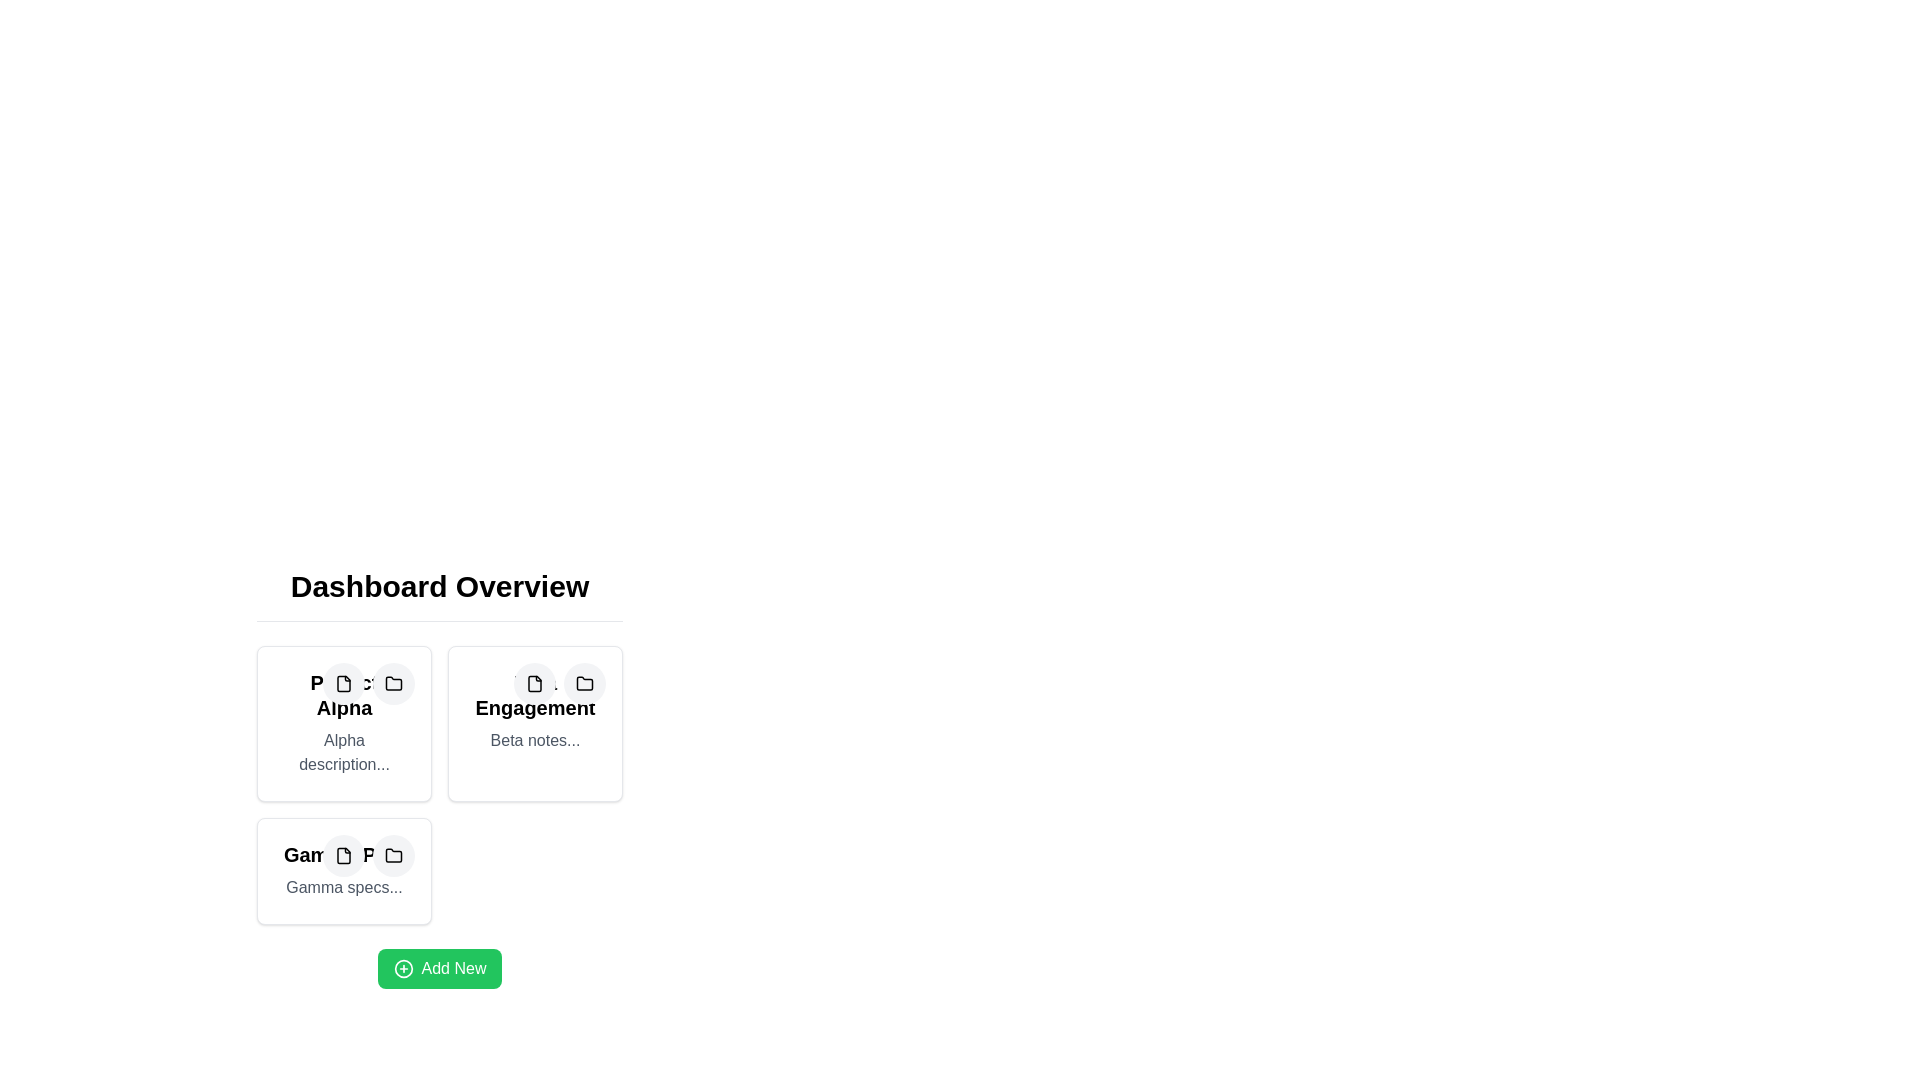  I want to click on the green button labeled 'Add New' with a plus icon, so click(439, 967).